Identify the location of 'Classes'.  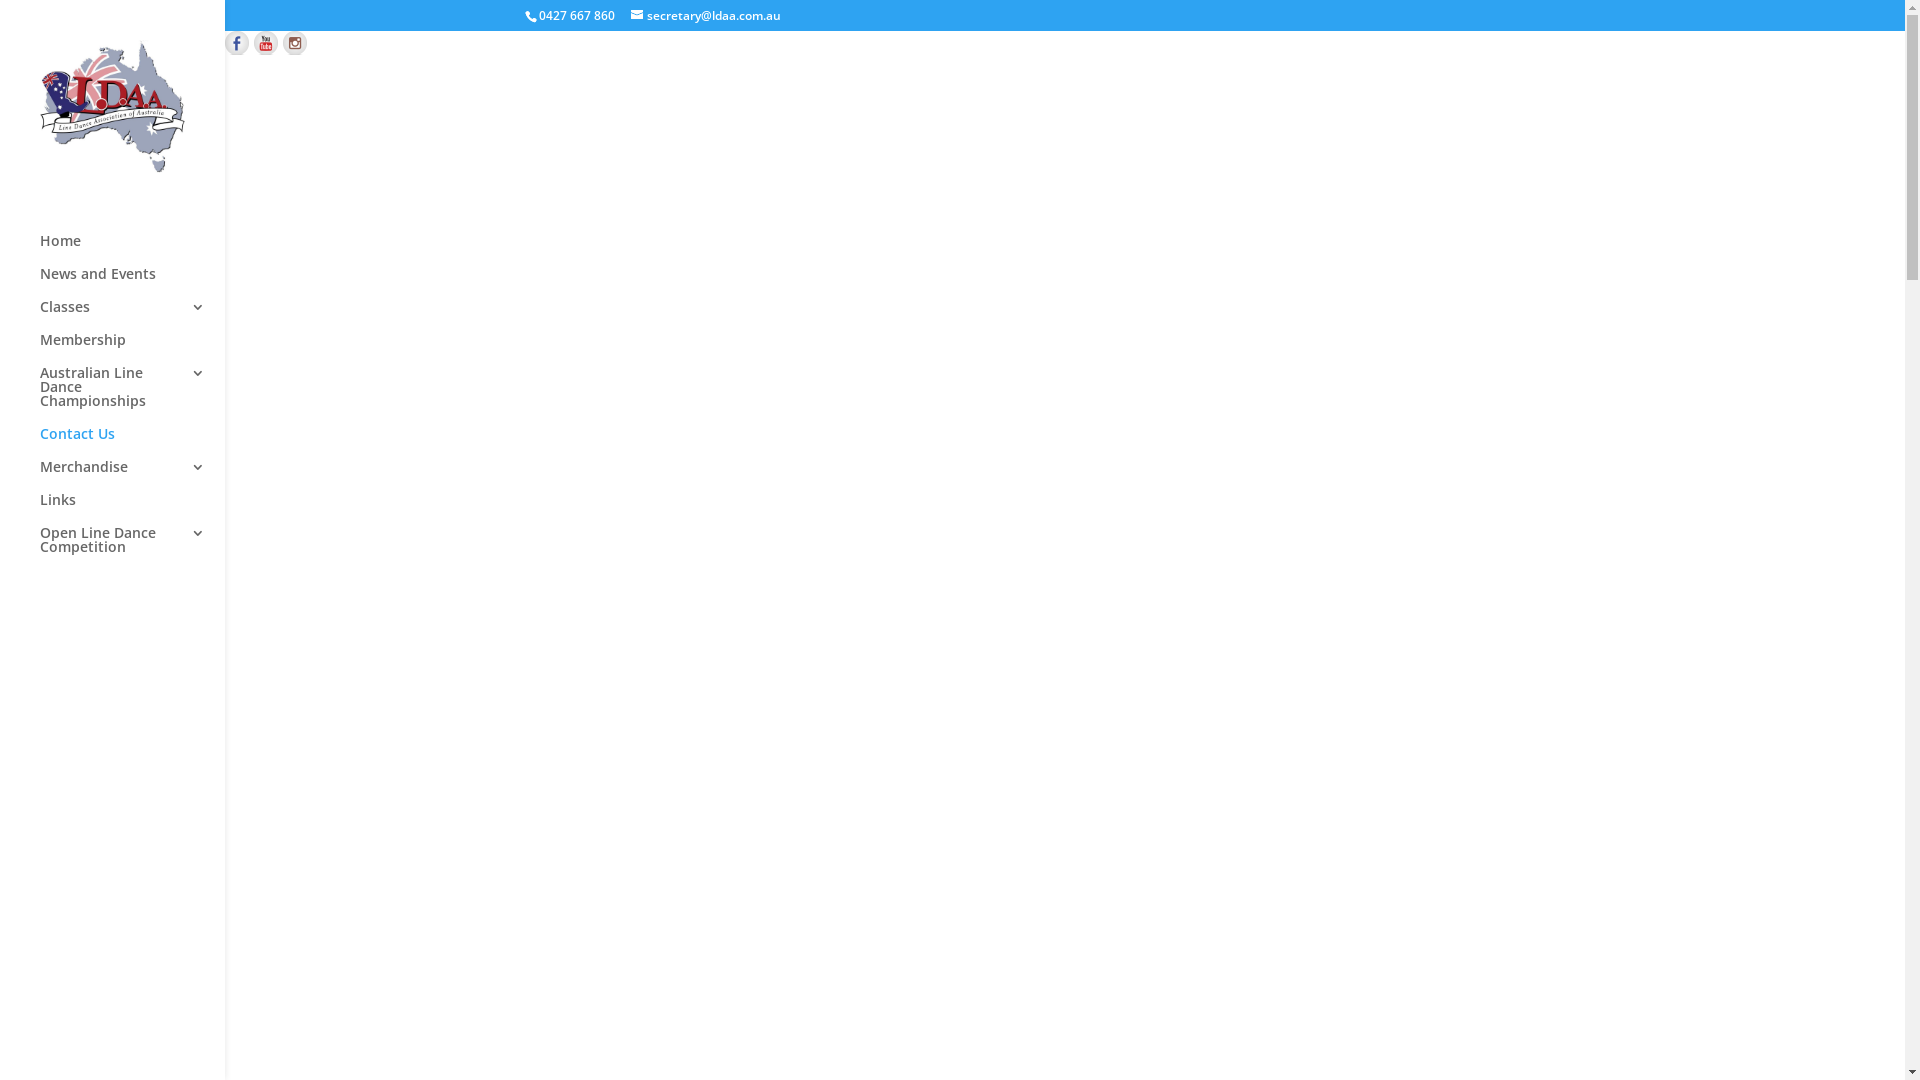
(39, 315).